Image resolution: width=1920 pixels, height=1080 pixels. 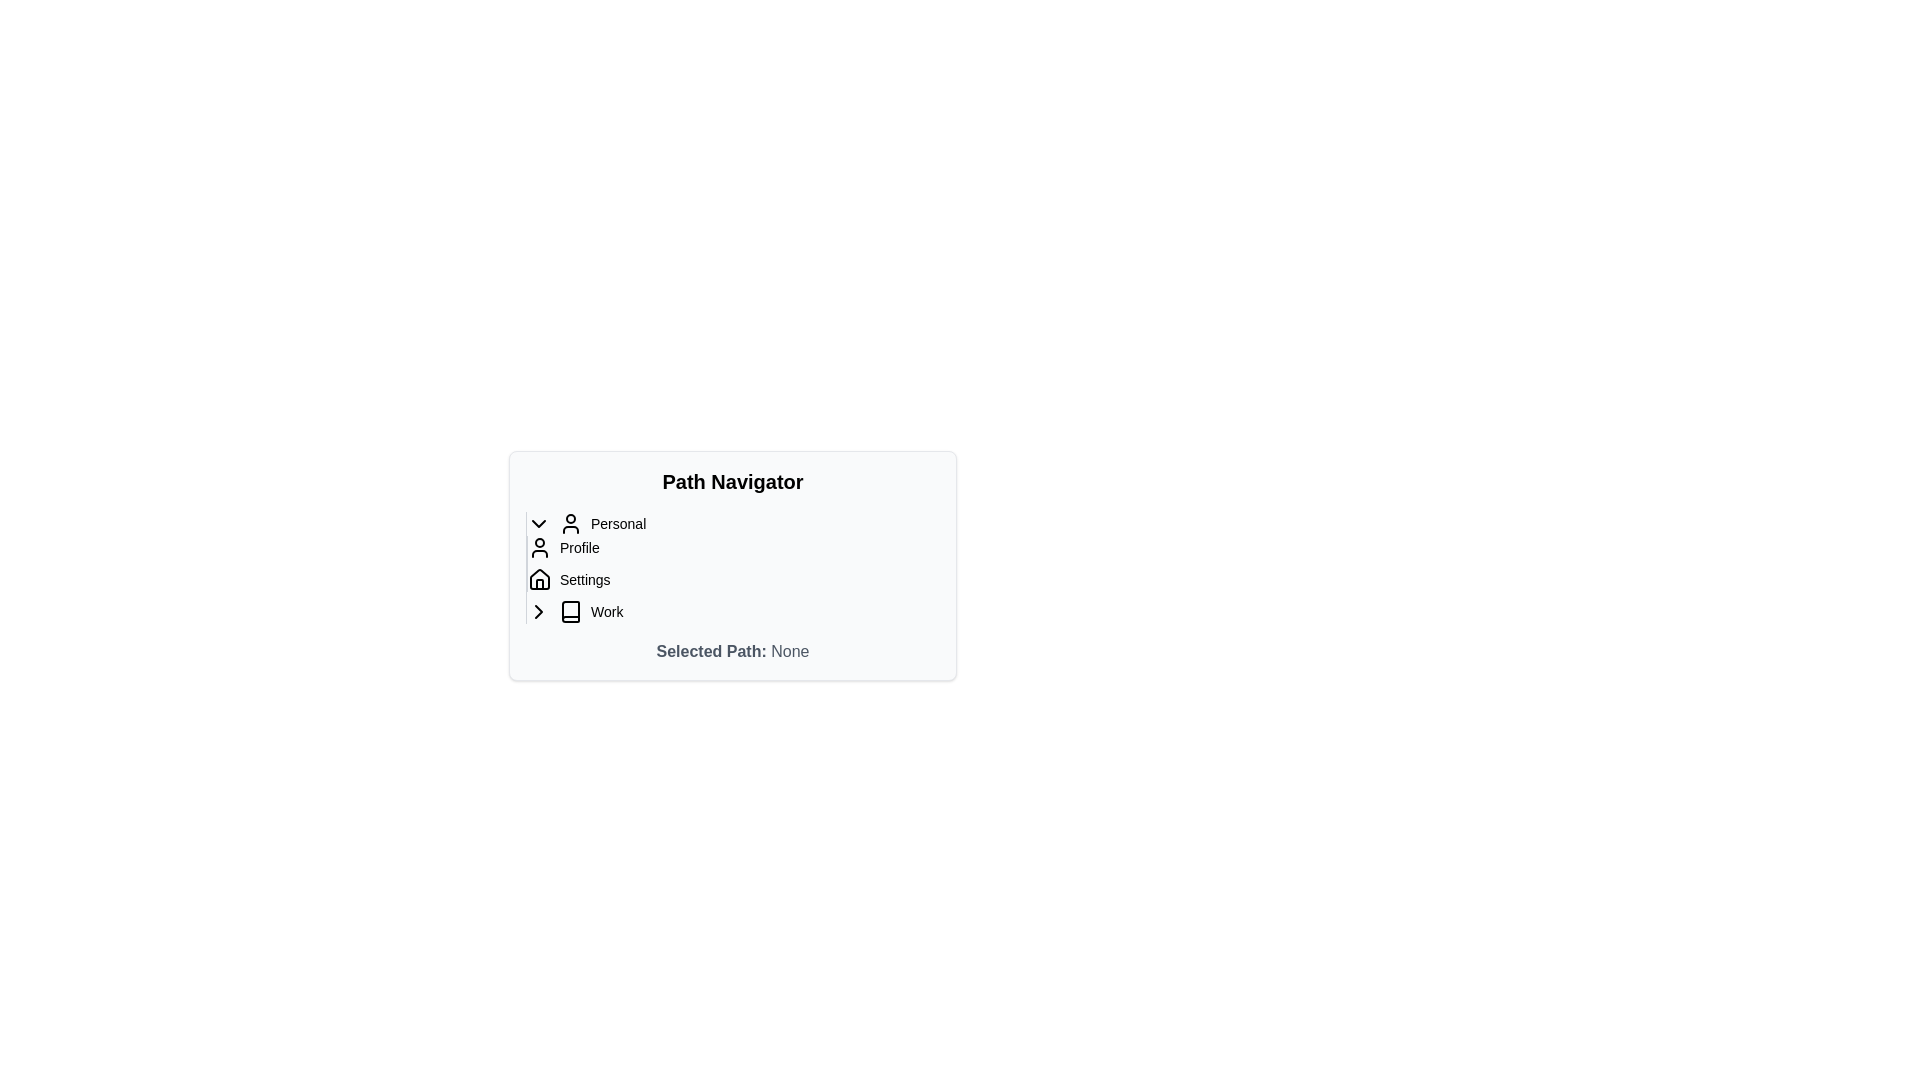 I want to click on the 'Work' category icon in the application's navigation, which is the third icon in a vertical list, positioned to the left of the 'Work' label, so click(x=570, y=611).